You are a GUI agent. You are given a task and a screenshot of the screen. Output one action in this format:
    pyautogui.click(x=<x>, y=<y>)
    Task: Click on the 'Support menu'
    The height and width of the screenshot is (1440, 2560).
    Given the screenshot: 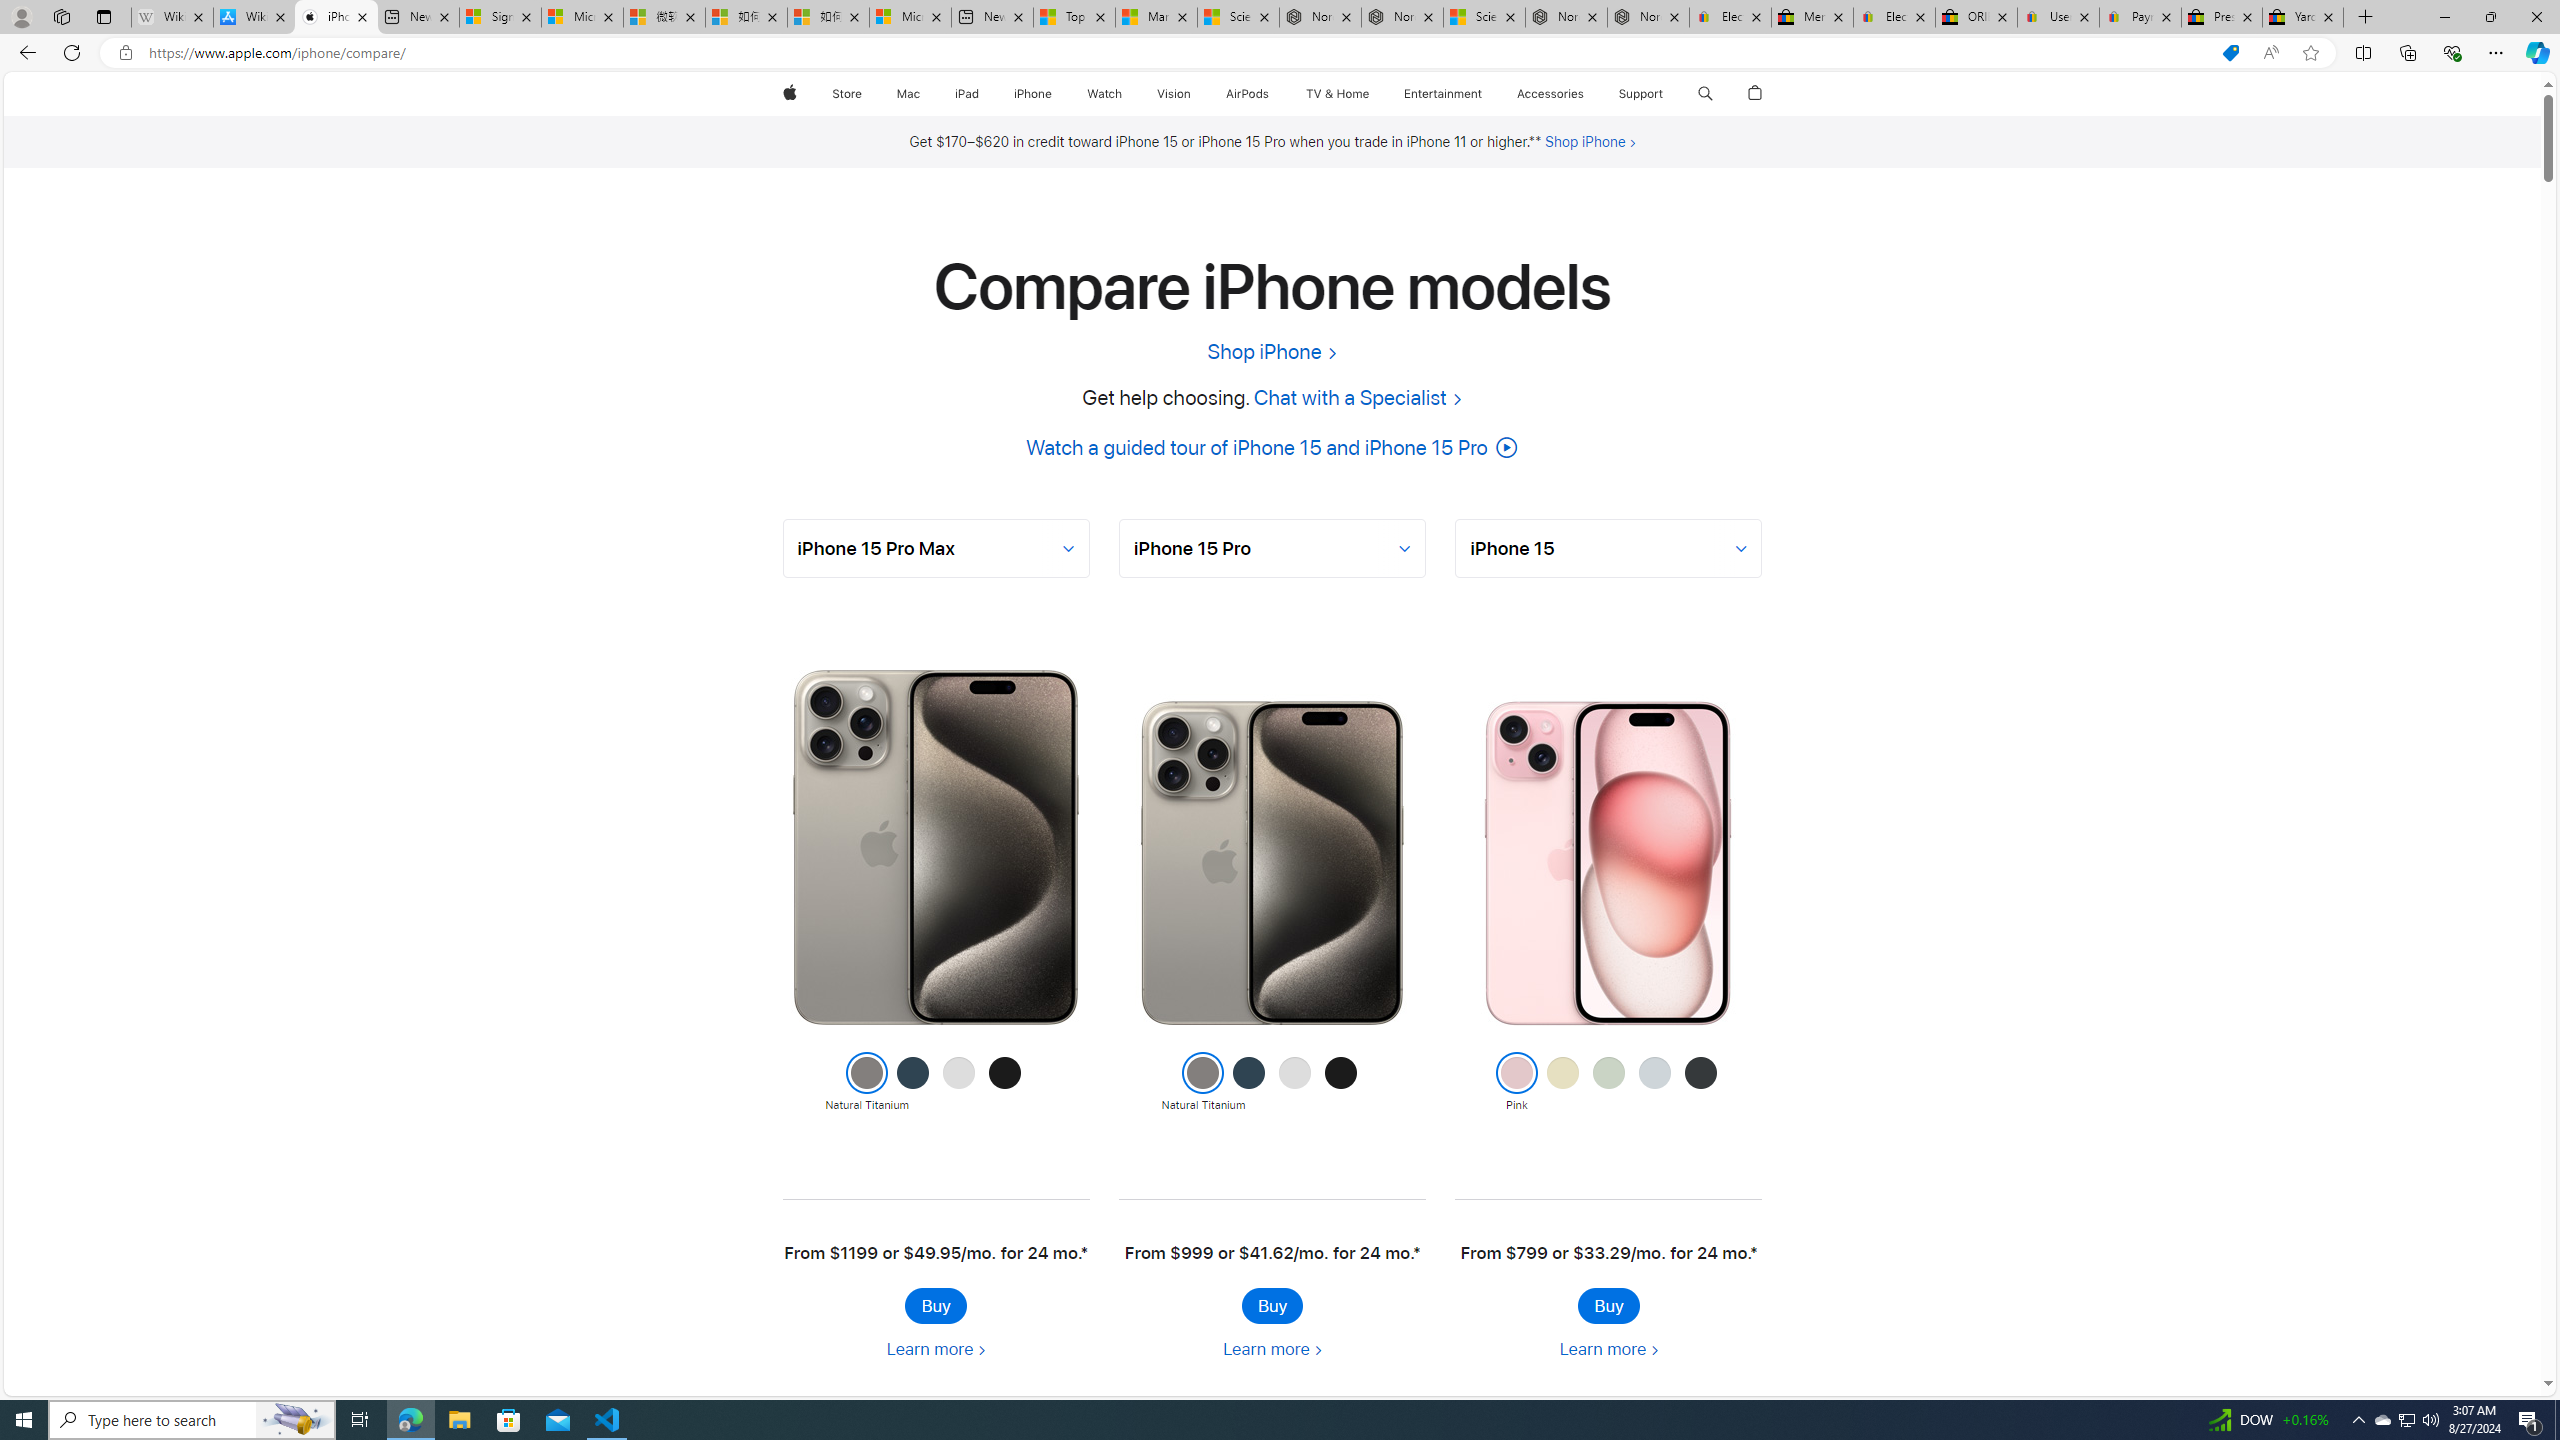 What is the action you would take?
    pyautogui.click(x=1667, y=93)
    